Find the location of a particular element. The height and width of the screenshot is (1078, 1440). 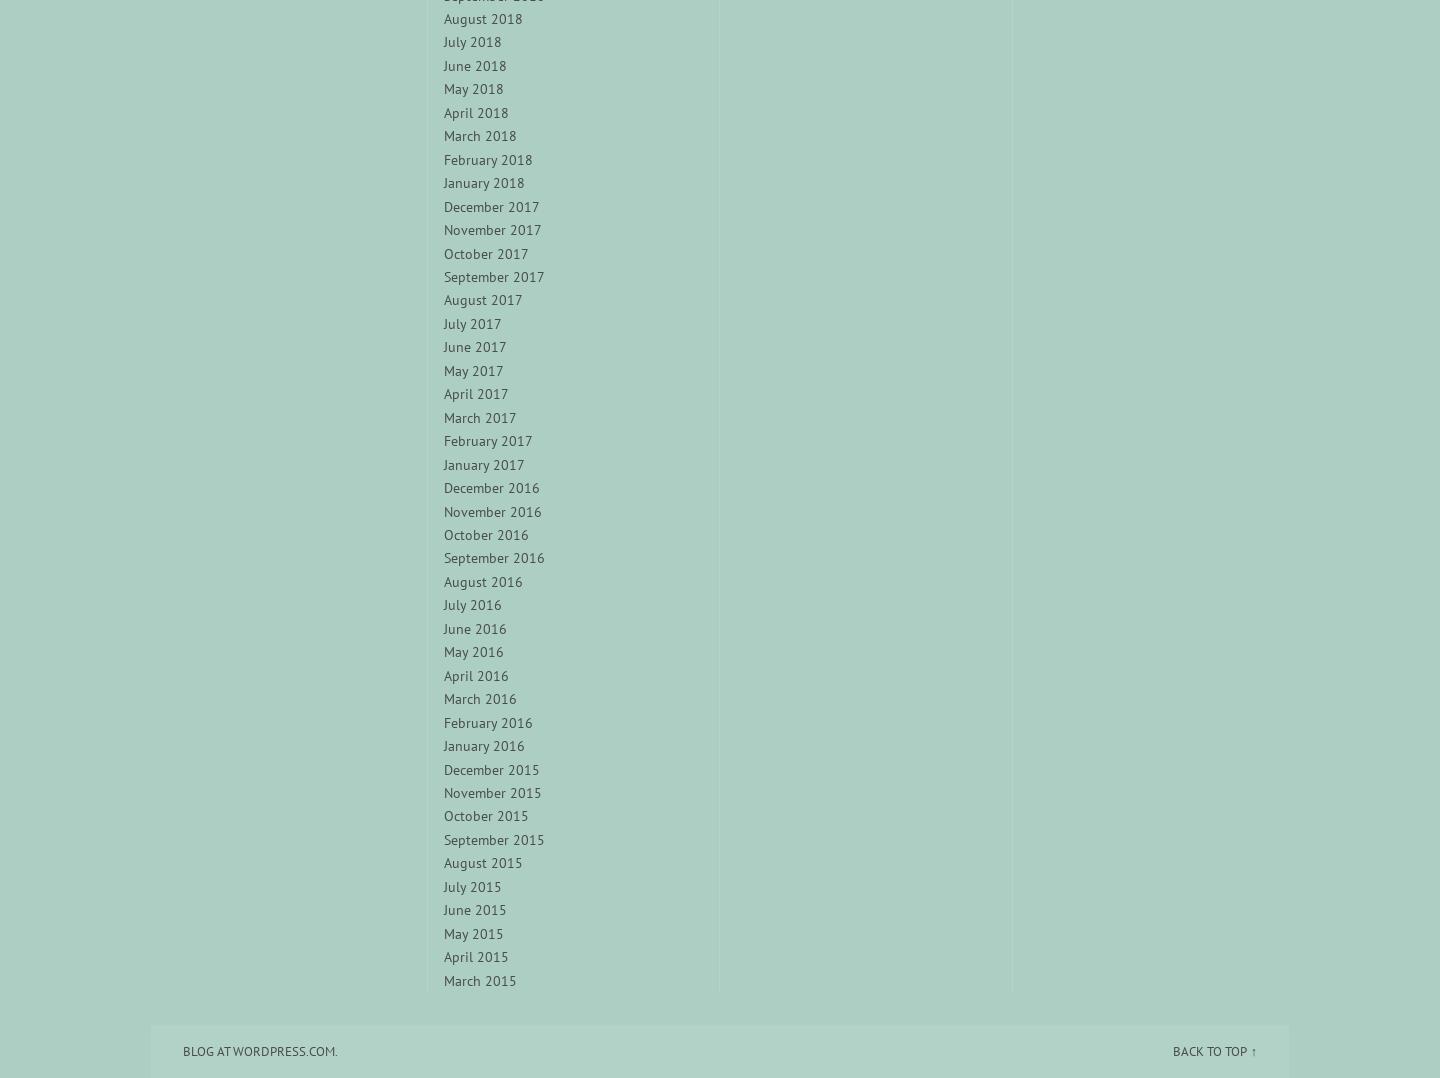

'February 2017' is located at coordinates (486, 441).